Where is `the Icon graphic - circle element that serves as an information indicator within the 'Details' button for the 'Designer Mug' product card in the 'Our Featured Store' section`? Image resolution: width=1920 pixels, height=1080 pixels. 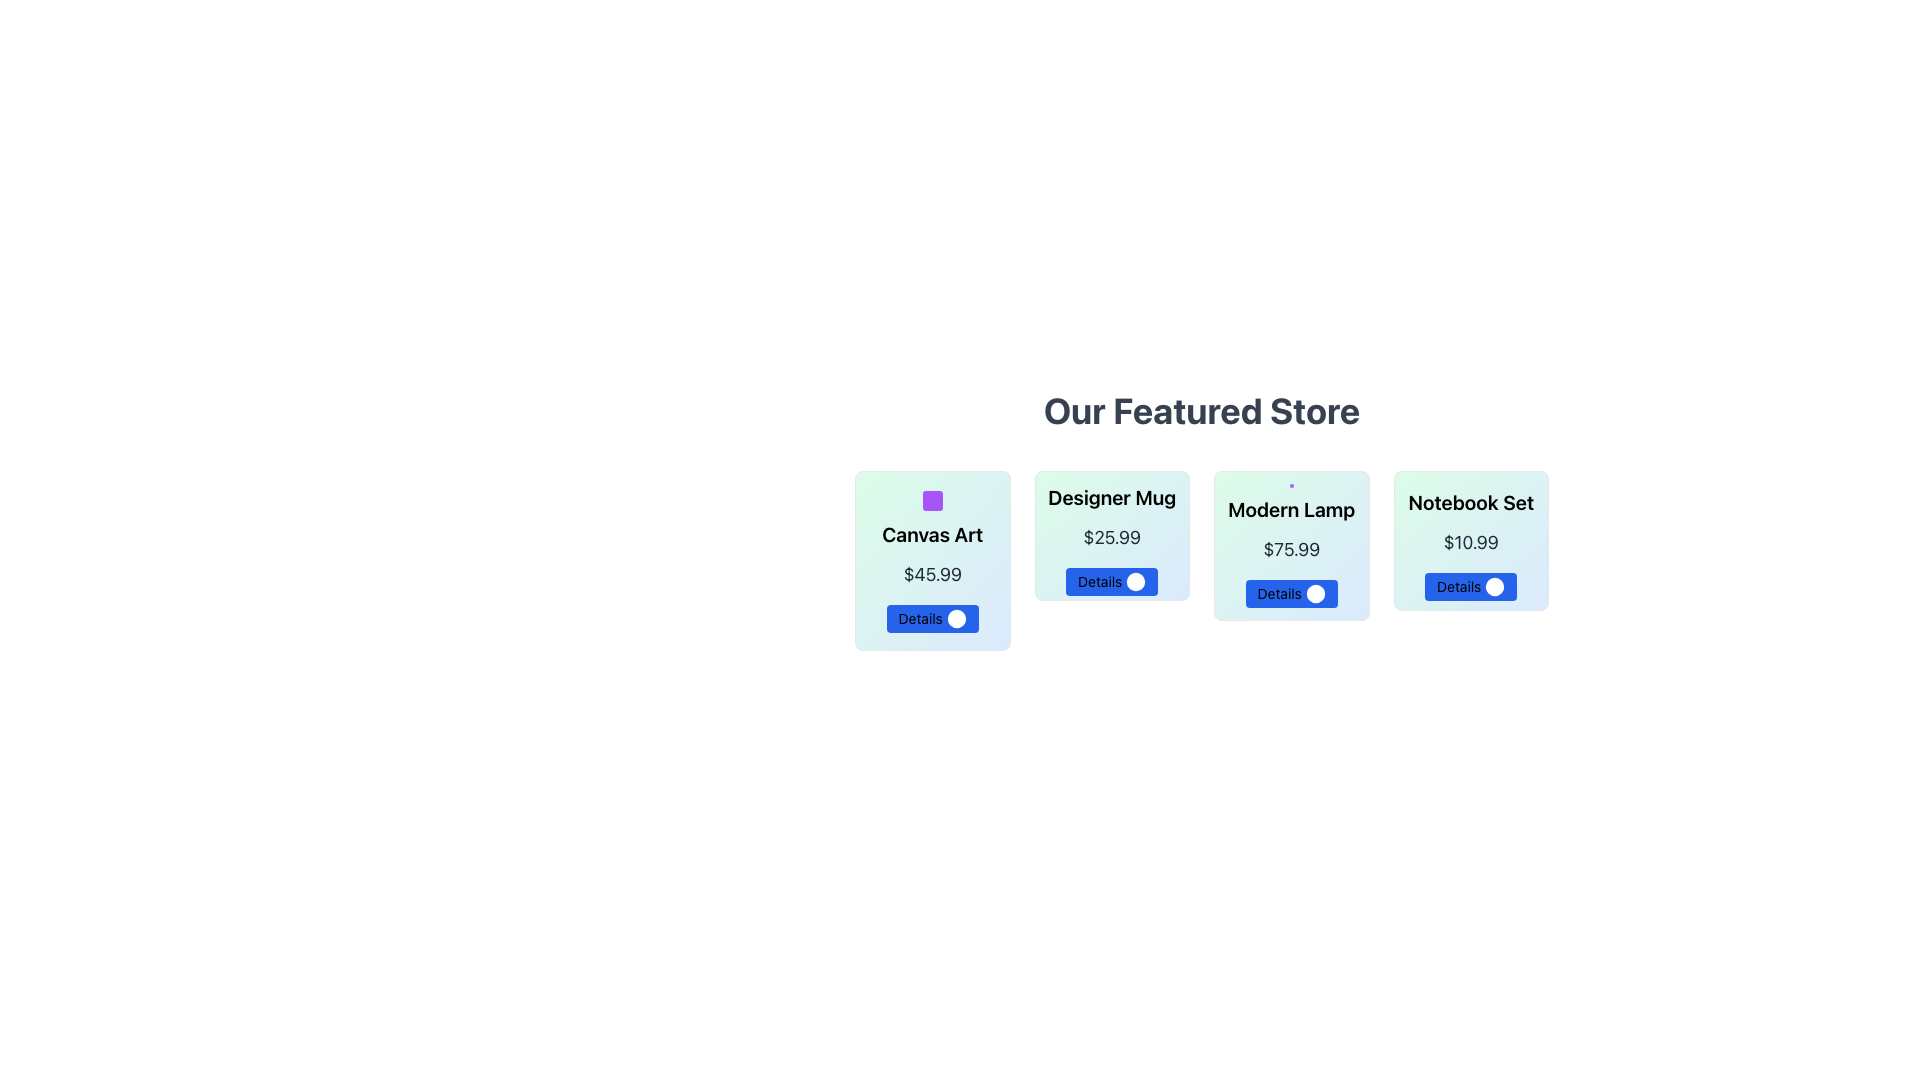 the Icon graphic - circle element that serves as an information indicator within the 'Details' button for the 'Designer Mug' product card in the 'Our Featured Store' section is located at coordinates (1136, 582).